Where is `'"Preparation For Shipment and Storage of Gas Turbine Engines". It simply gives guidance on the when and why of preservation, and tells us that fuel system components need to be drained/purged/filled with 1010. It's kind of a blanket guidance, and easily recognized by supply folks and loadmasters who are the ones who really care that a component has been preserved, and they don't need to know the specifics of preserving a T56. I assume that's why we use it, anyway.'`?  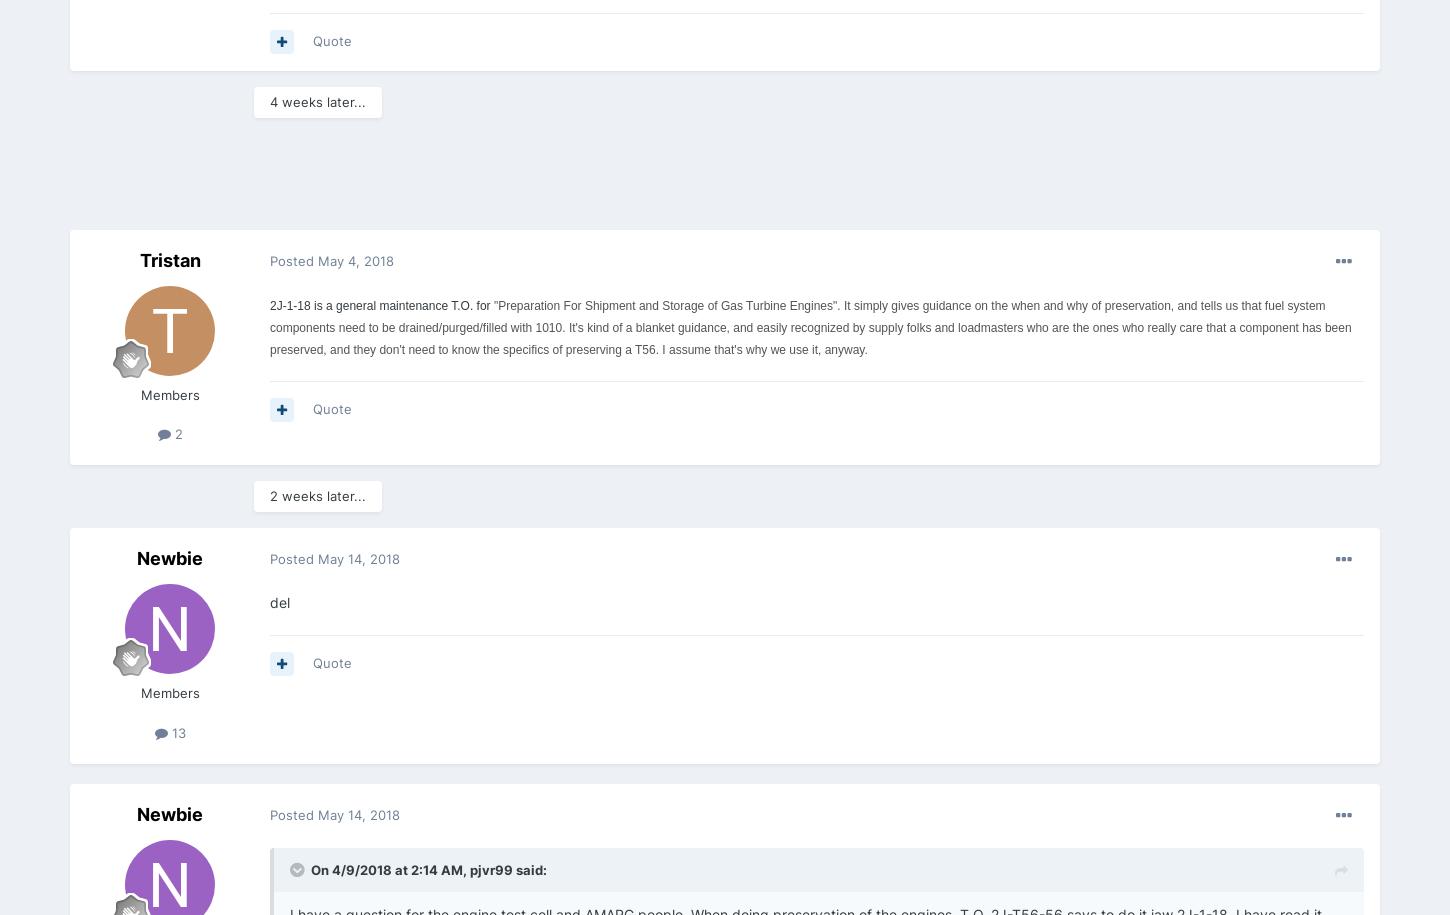 '"Preparation For Shipment and Storage of Gas Turbine Engines". It simply gives guidance on the when and why of preservation, and tells us that fuel system components need to be drained/purged/filled with 1010. It's kind of a blanket guidance, and easily recognized by supply folks and loadmasters who are the ones who really care that a component has been preserved, and they don't need to know the specifics of preserving a T56. I assume that's why we use it, anyway.' is located at coordinates (810, 327).